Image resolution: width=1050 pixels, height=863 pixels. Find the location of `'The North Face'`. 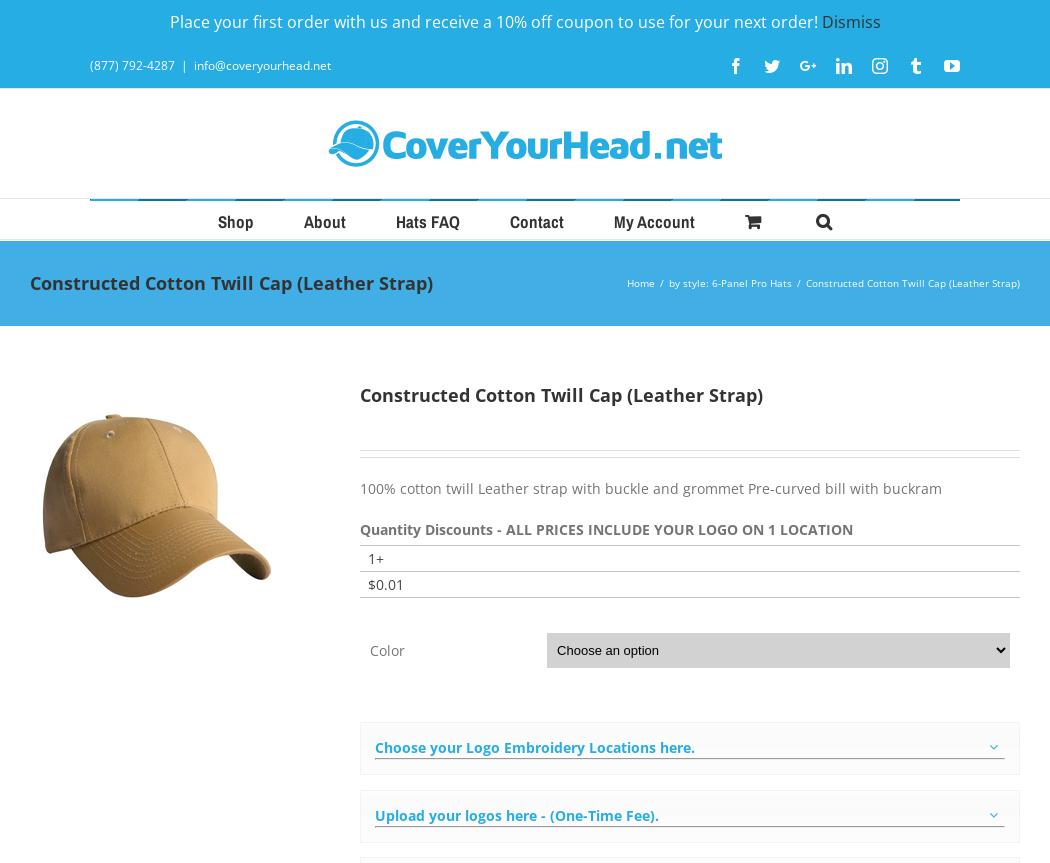

'The North Face' is located at coordinates (469, 583).